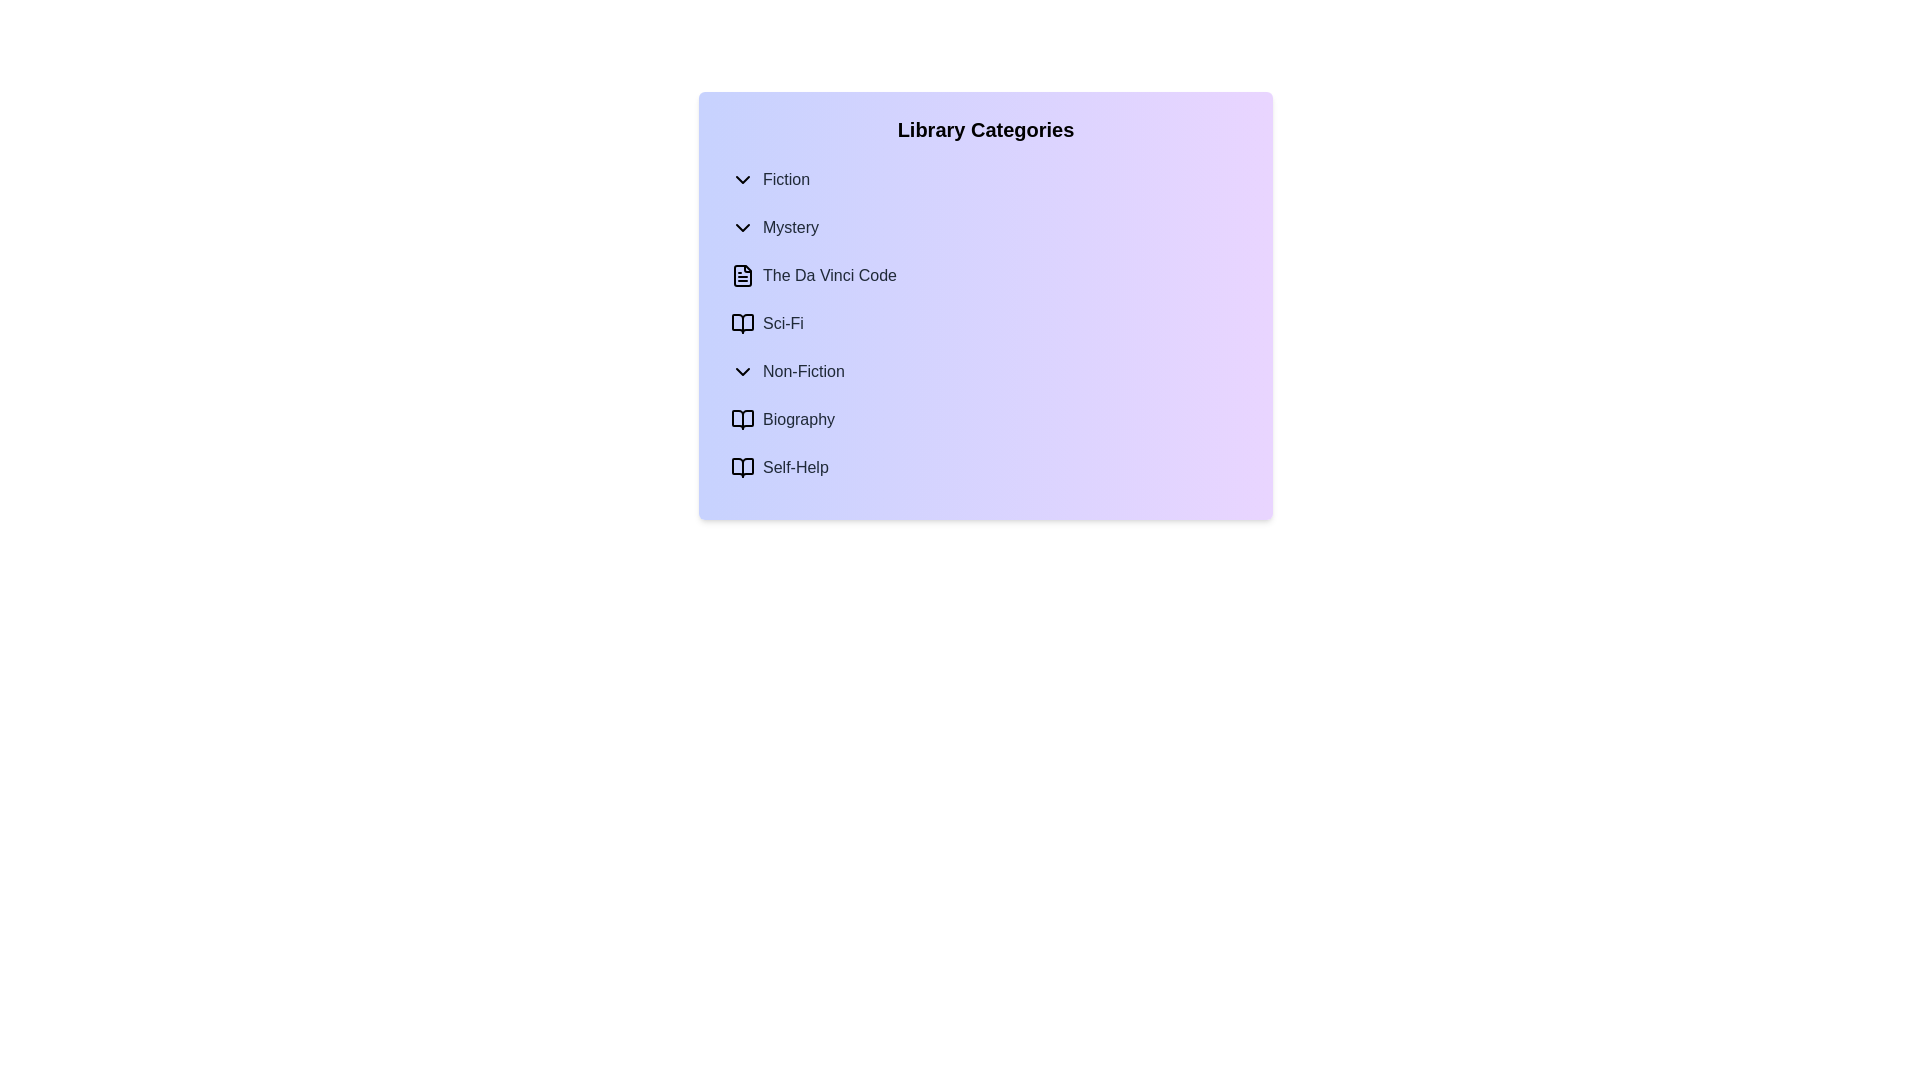 The width and height of the screenshot is (1920, 1080). What do you see at coordinates (782, 323) in the screenshot?
I see `the Text Label representing a subcategory in the Library Categories list, which is located to the right of the small 'book' icon under 'Mystery'` at bounding box center [782, 323].